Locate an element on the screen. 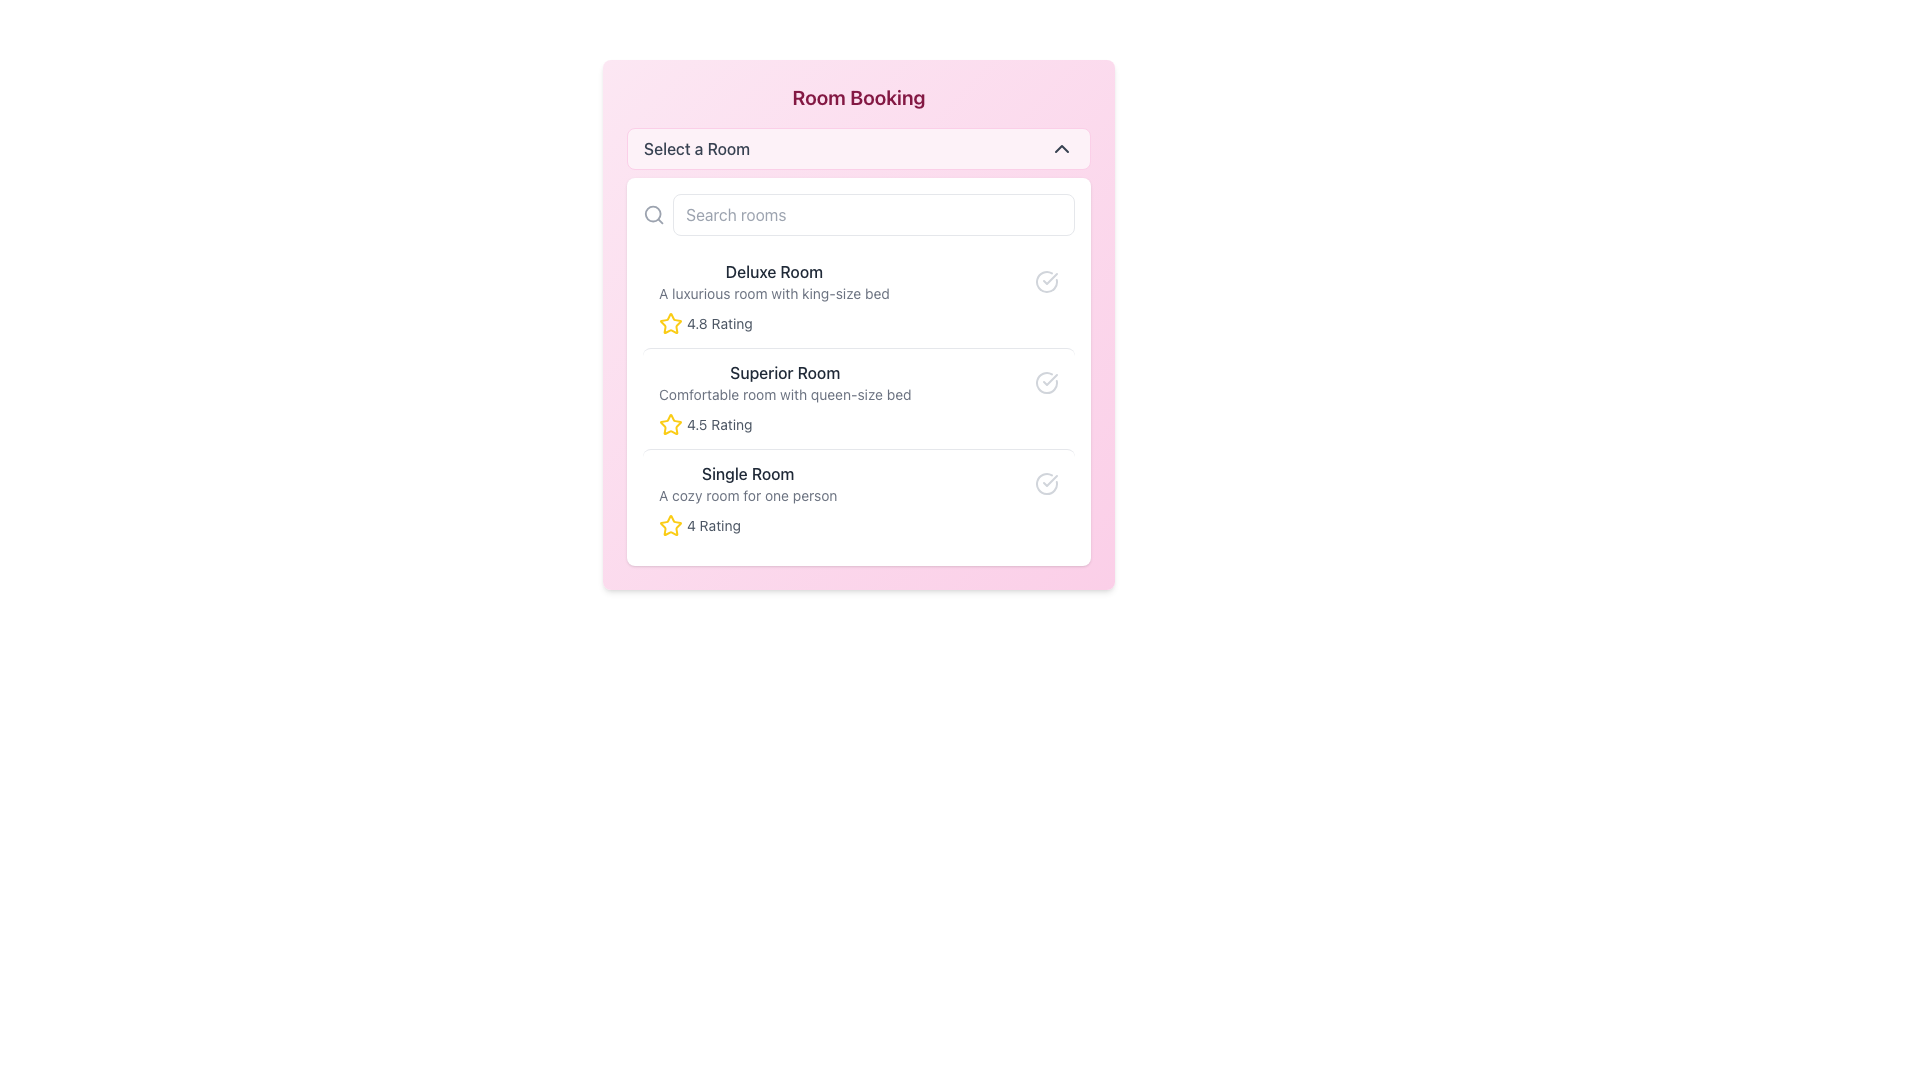 The height and width of the screenshot is (1080, 1920). the dropdown button located underneath the 'Room Booking' title is located at coordinates (859, 148).